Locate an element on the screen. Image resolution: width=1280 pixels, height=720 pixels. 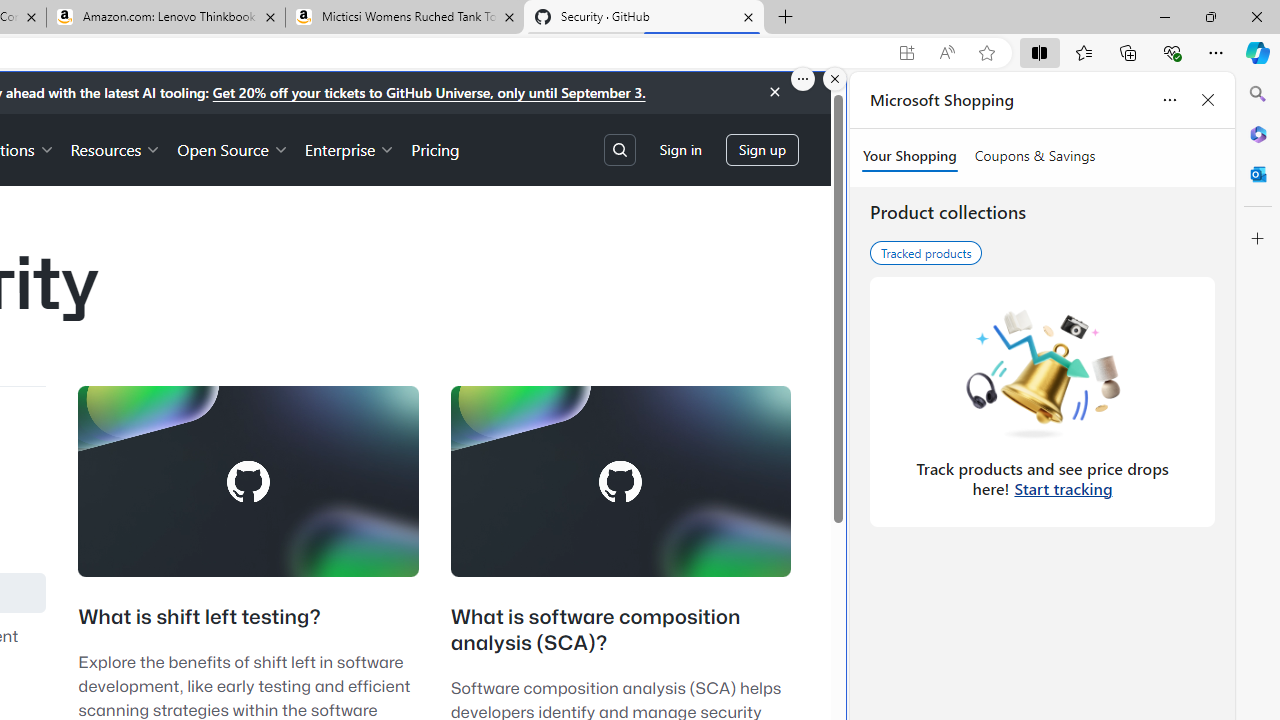
'Sign up' is located at coordinates (761, 148).